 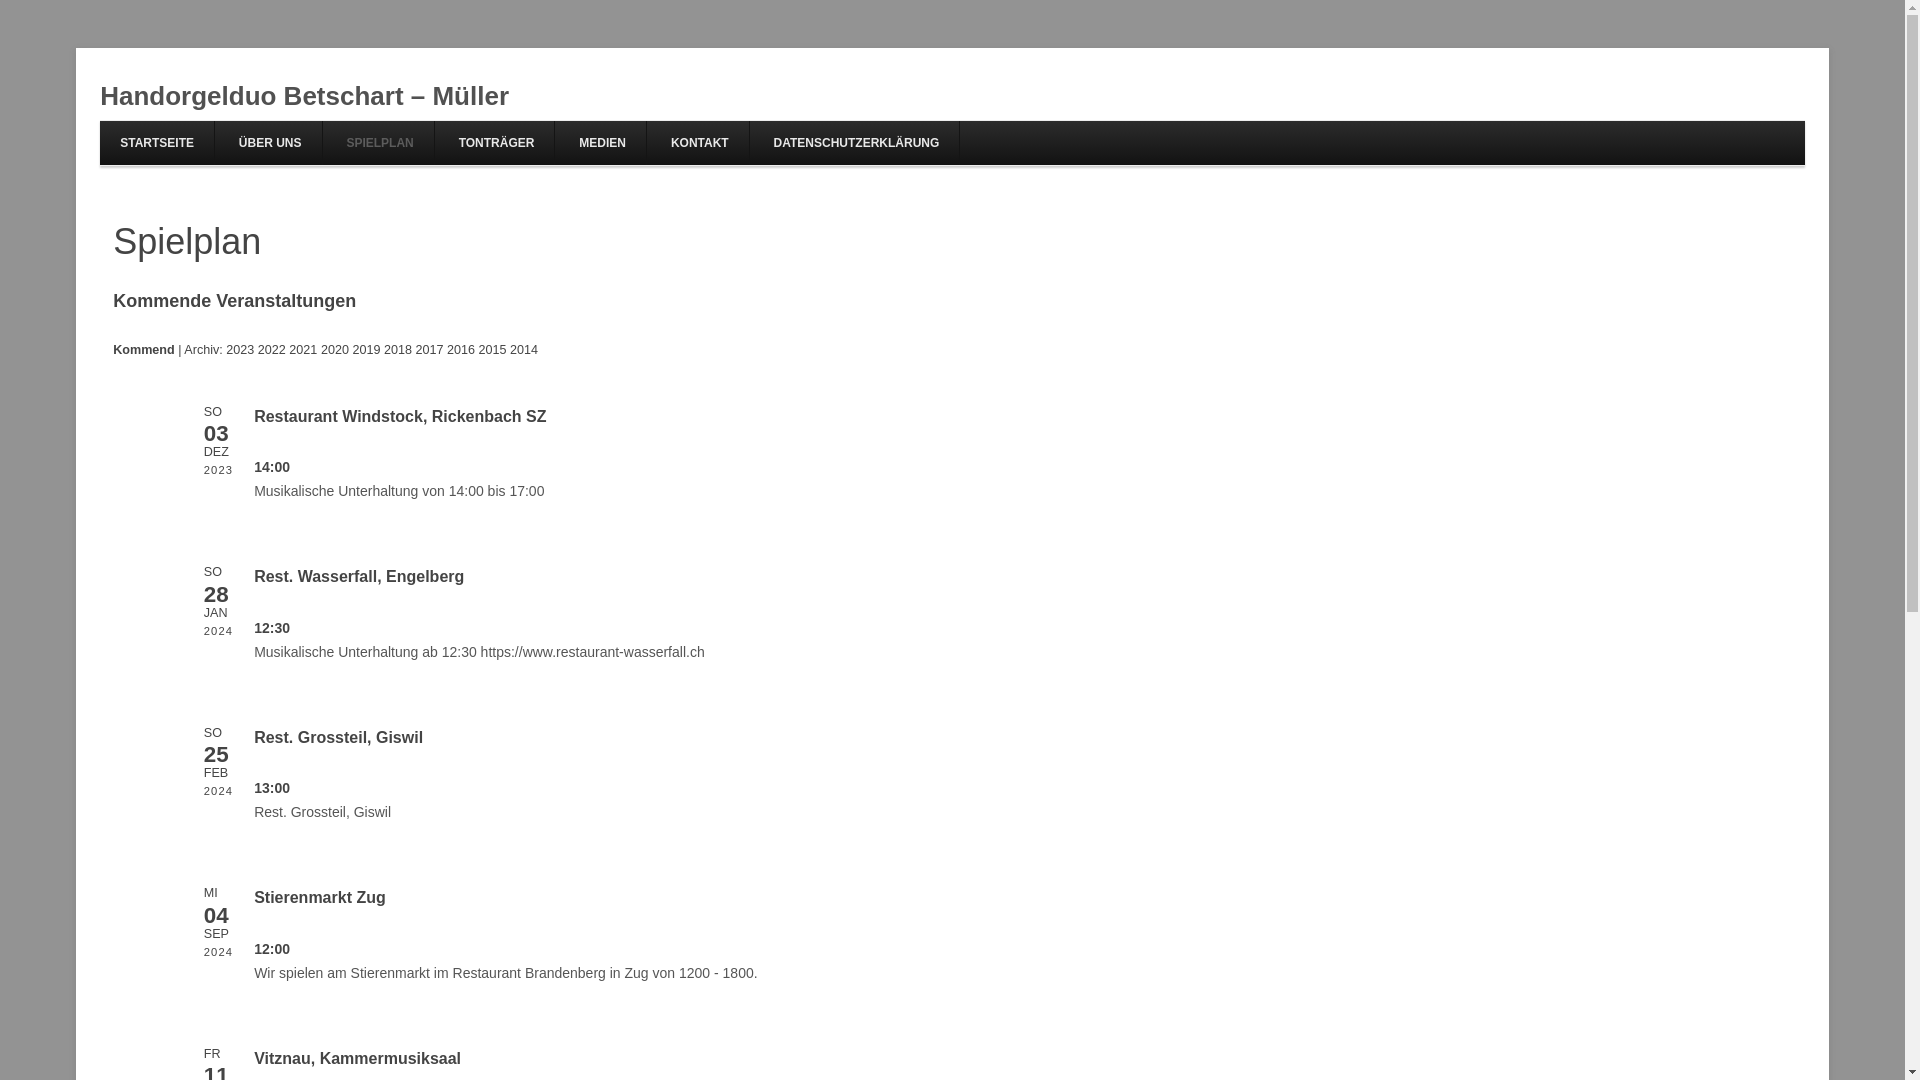 I want to click on 'MEDIEN', so click(x=601, y=141).